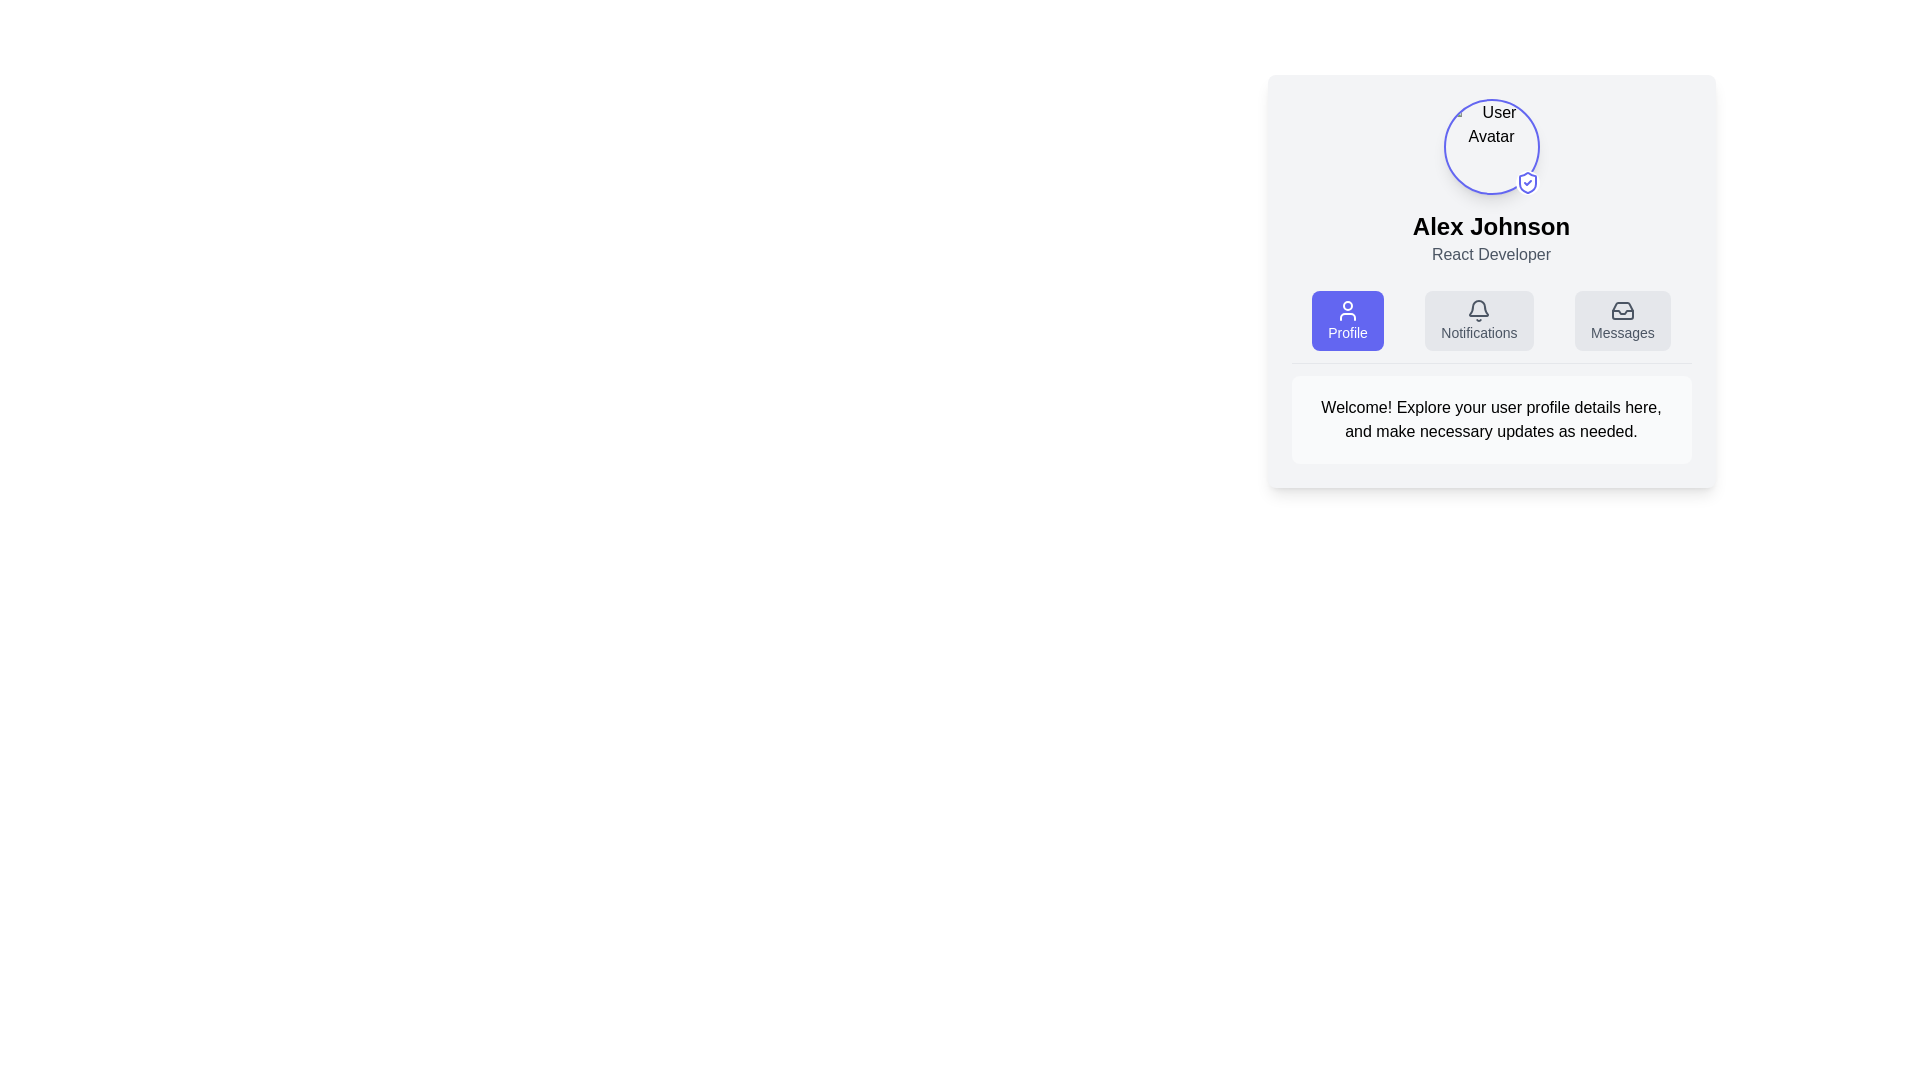 This screenshot has width=1920, height=1080. Describe the element at coordinates (1479, 331) in the screenshot. I see `the Text Label that serves as a label for a button or navigational component, which is centered between the 'Profile' and 'Messages' buttons` at that location.